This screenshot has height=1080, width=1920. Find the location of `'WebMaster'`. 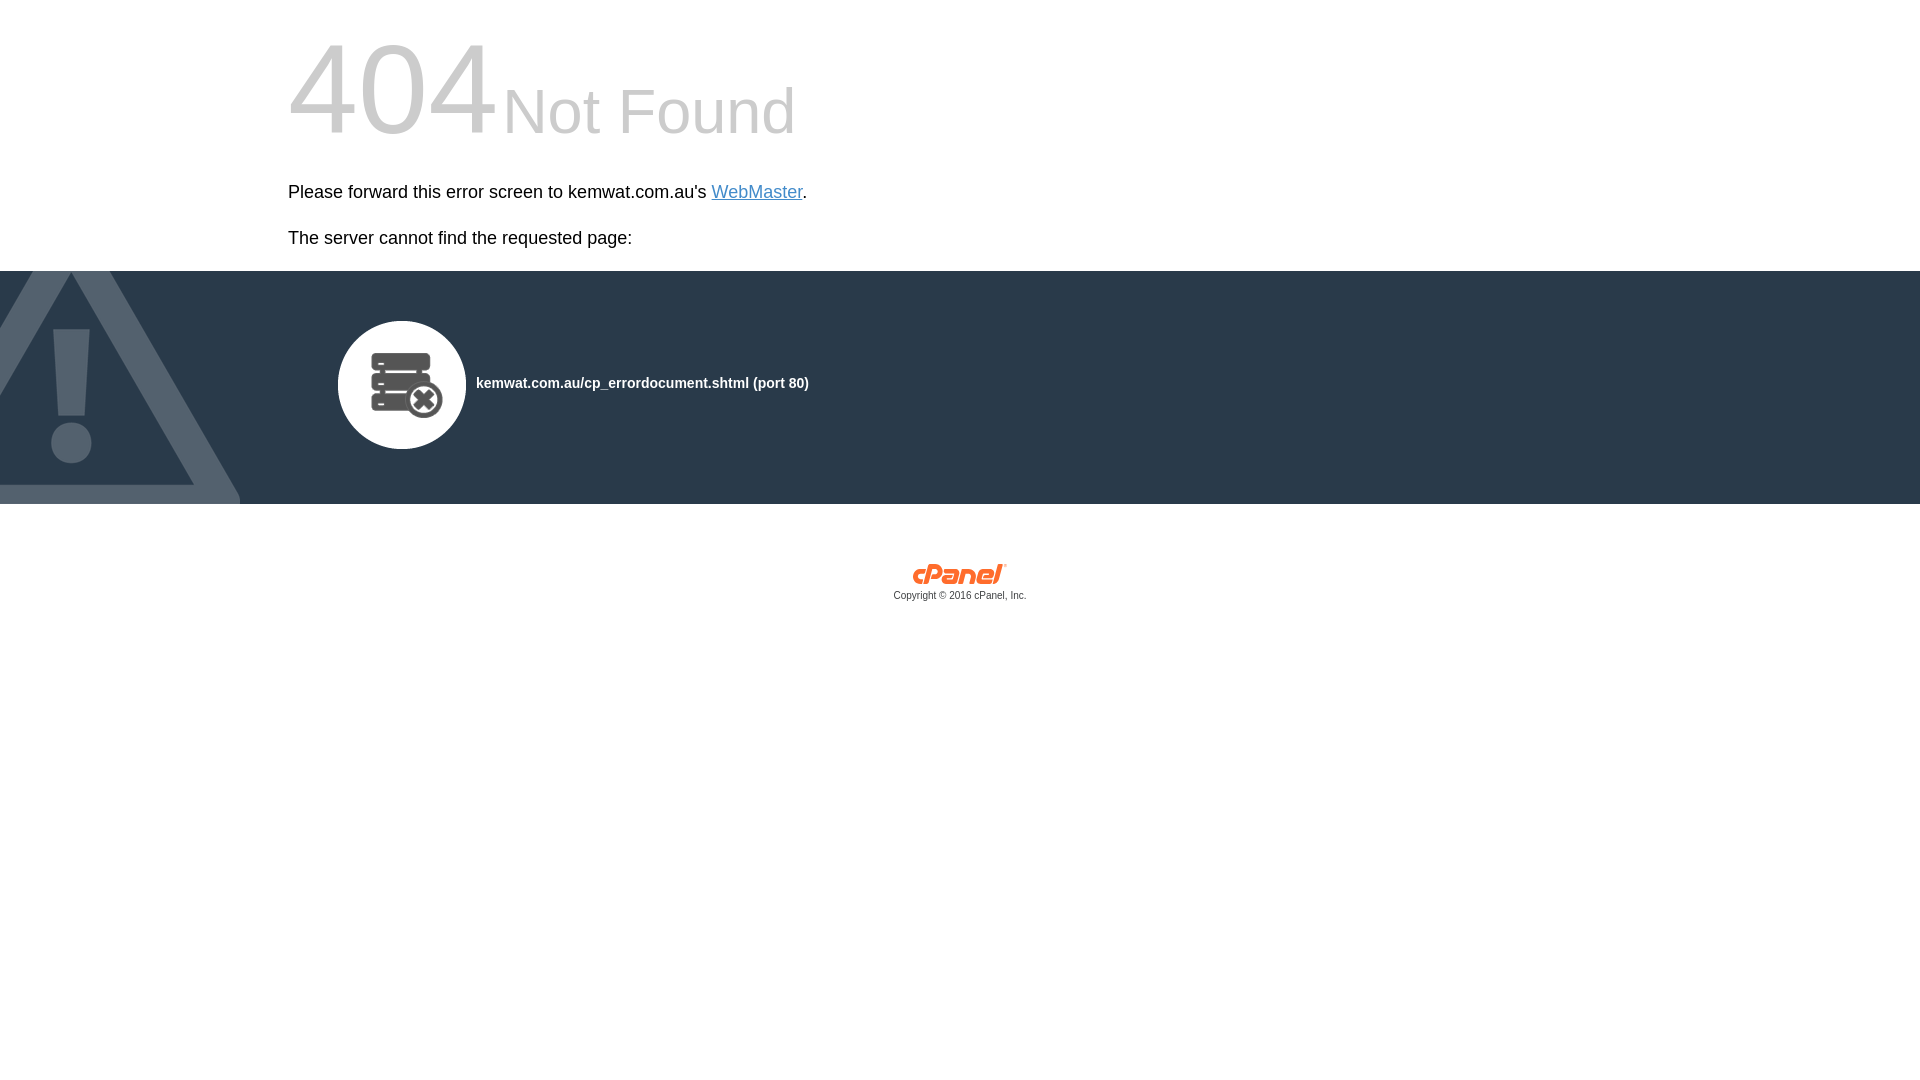

'WebMaster' is located at coordinates (756, 192).